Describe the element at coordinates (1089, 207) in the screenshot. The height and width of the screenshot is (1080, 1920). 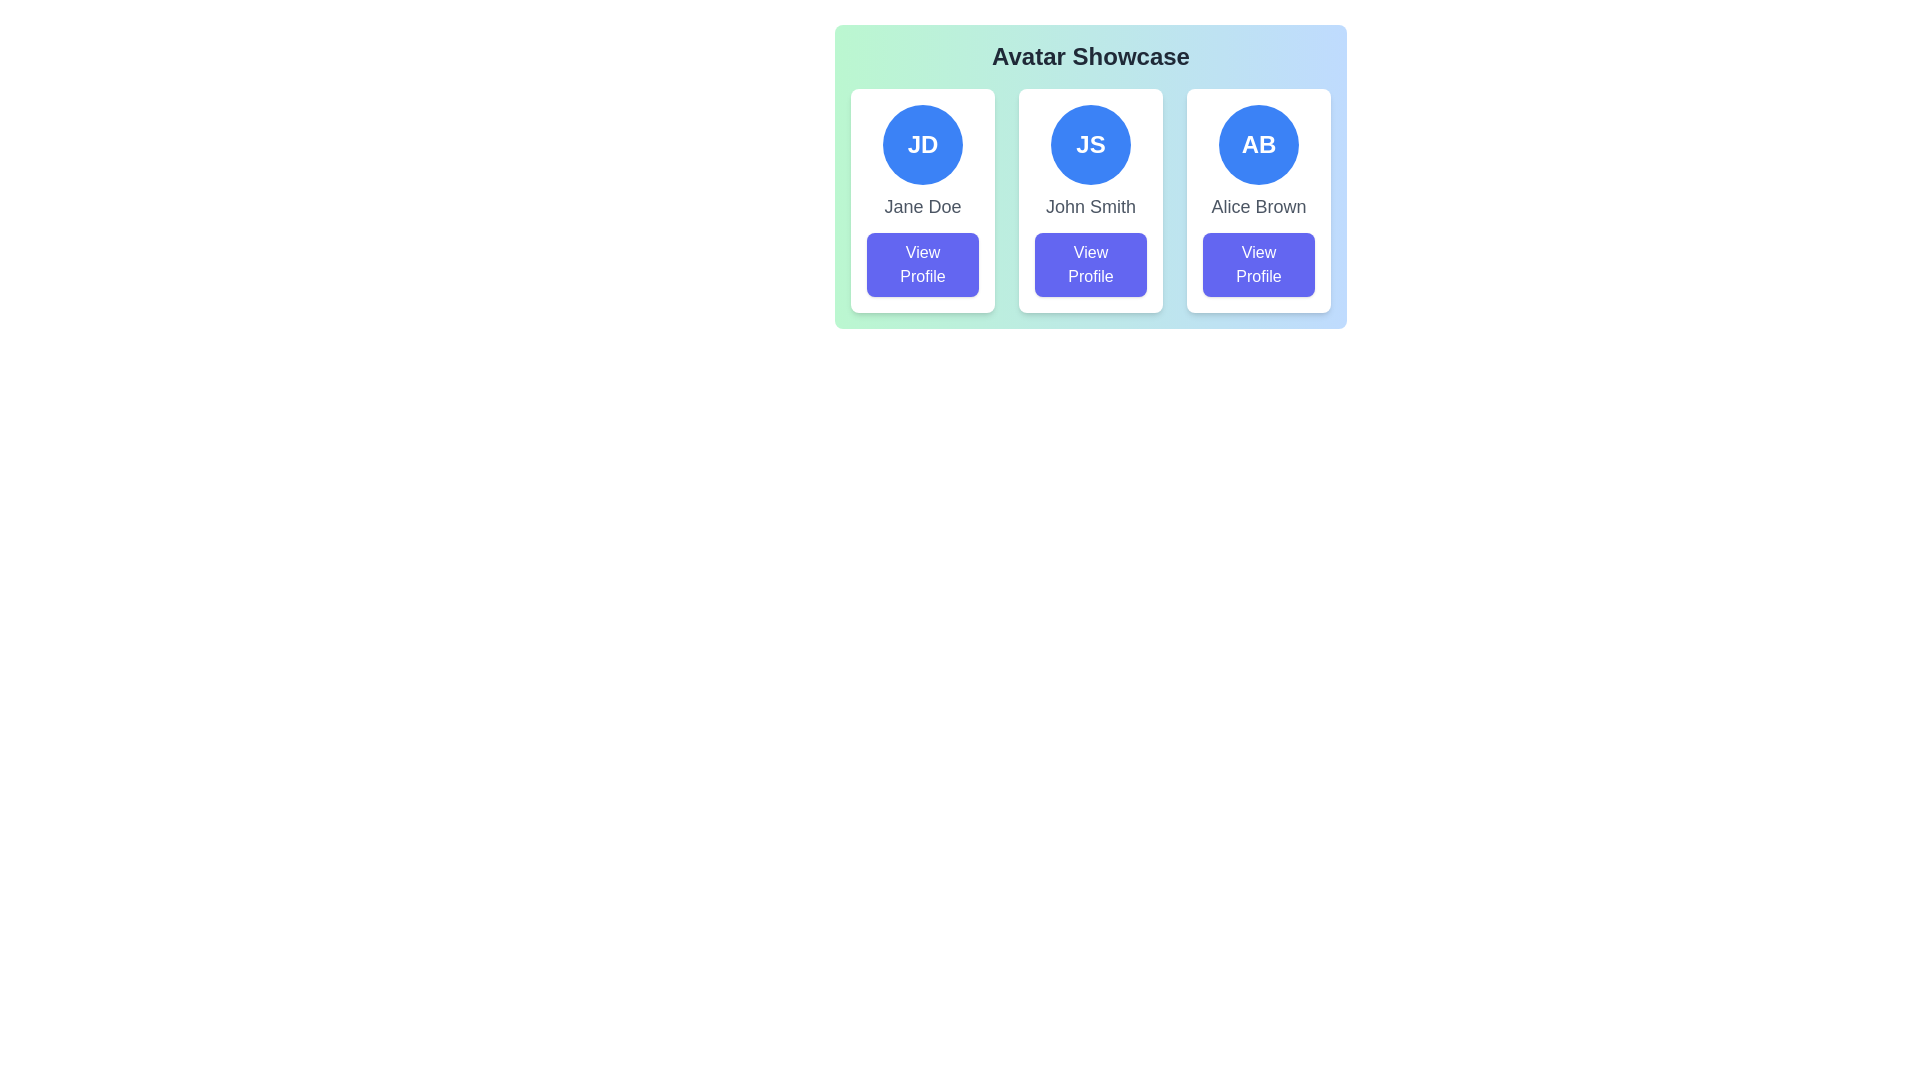
I see `the text label displaying 'John Smith', which is styled in light gray and positioned below the avatar labeled 'JS' and above the 'View Profile' button in the user profile card` at that location.